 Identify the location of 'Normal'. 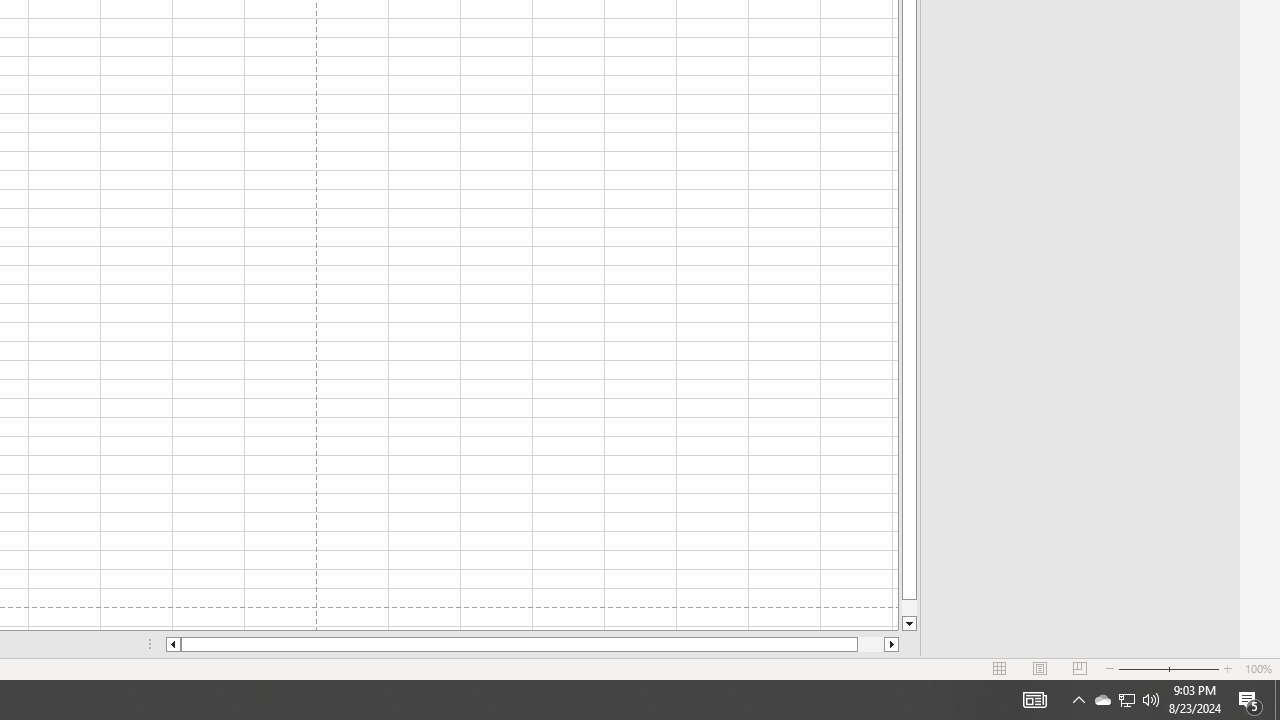
(1000, 669).